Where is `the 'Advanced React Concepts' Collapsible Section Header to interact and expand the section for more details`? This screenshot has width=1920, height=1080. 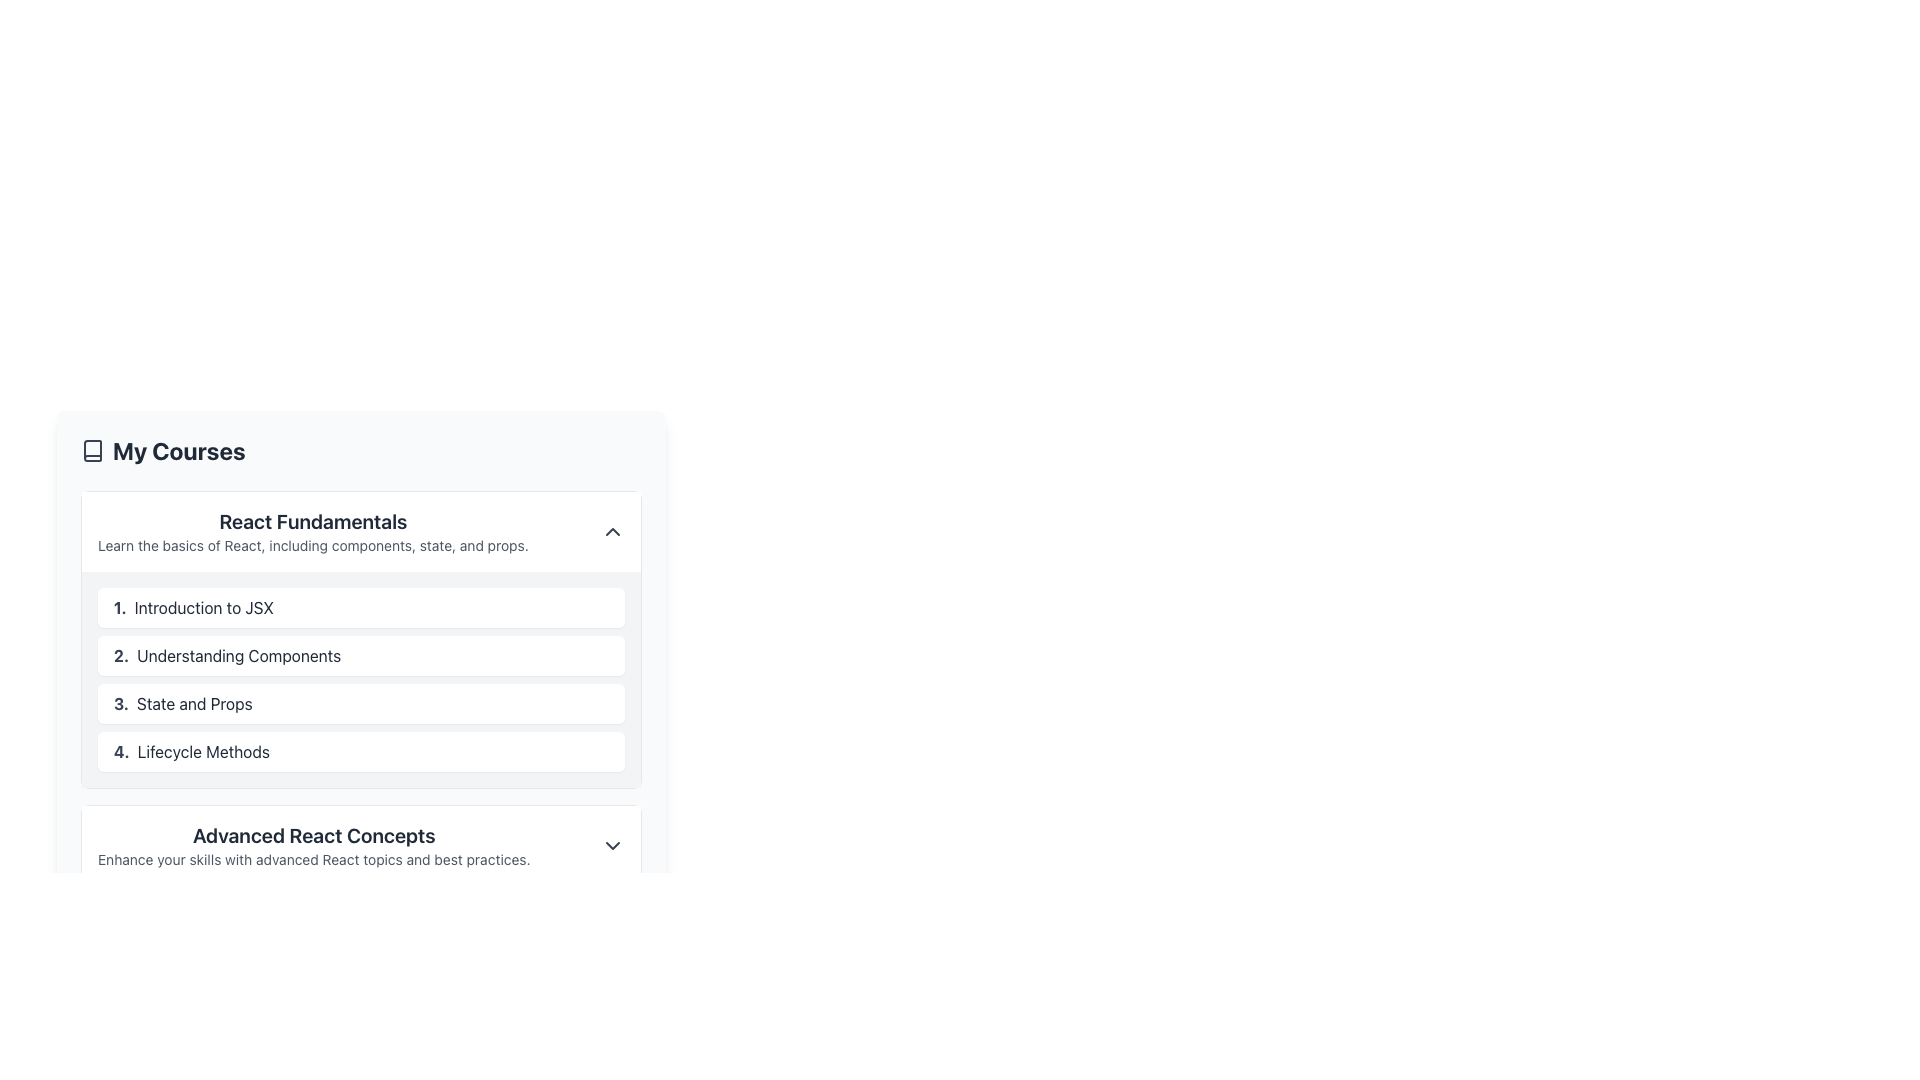 the 'Advanced React Concepts' Collapsible Section Header to interact and expand the section for more details is located at coordinates (361, 845).